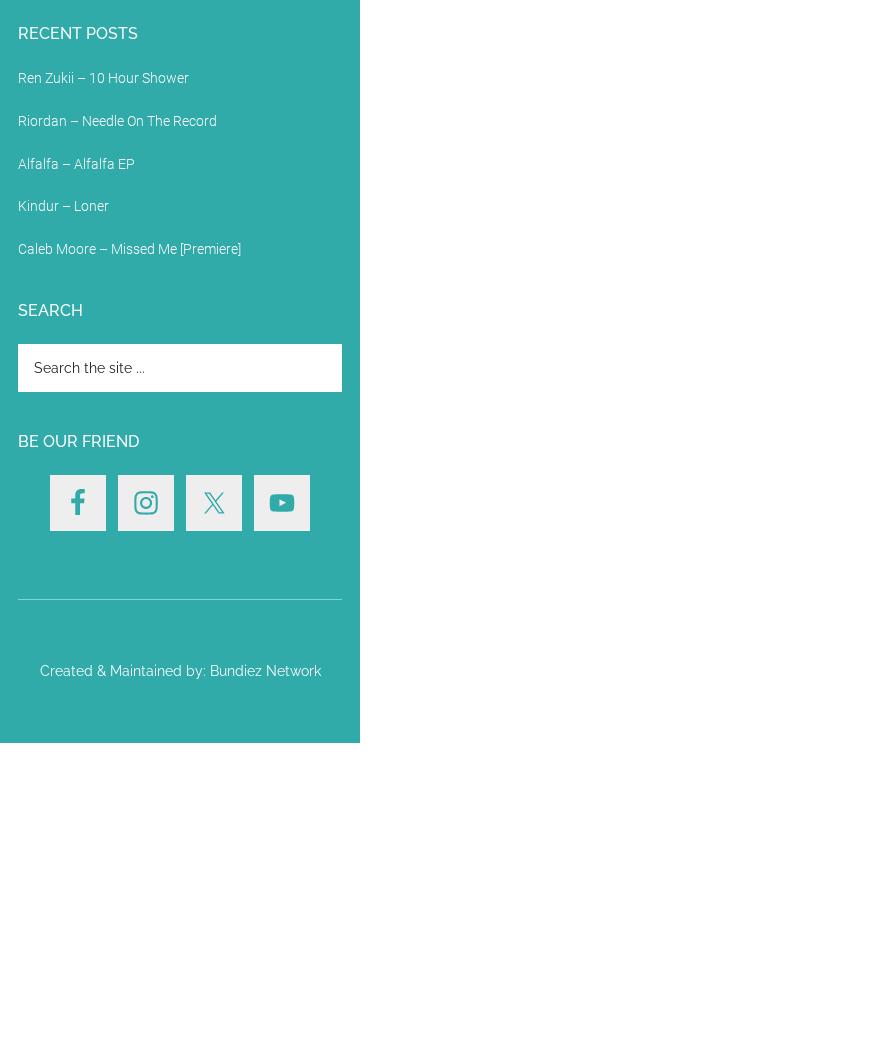 Image resolution: width=878 pixels, height=1048 pixels. Describe the element at coordinates (122, 671) in the screenshot. I see `'Created & Maintained by:'` at that location.